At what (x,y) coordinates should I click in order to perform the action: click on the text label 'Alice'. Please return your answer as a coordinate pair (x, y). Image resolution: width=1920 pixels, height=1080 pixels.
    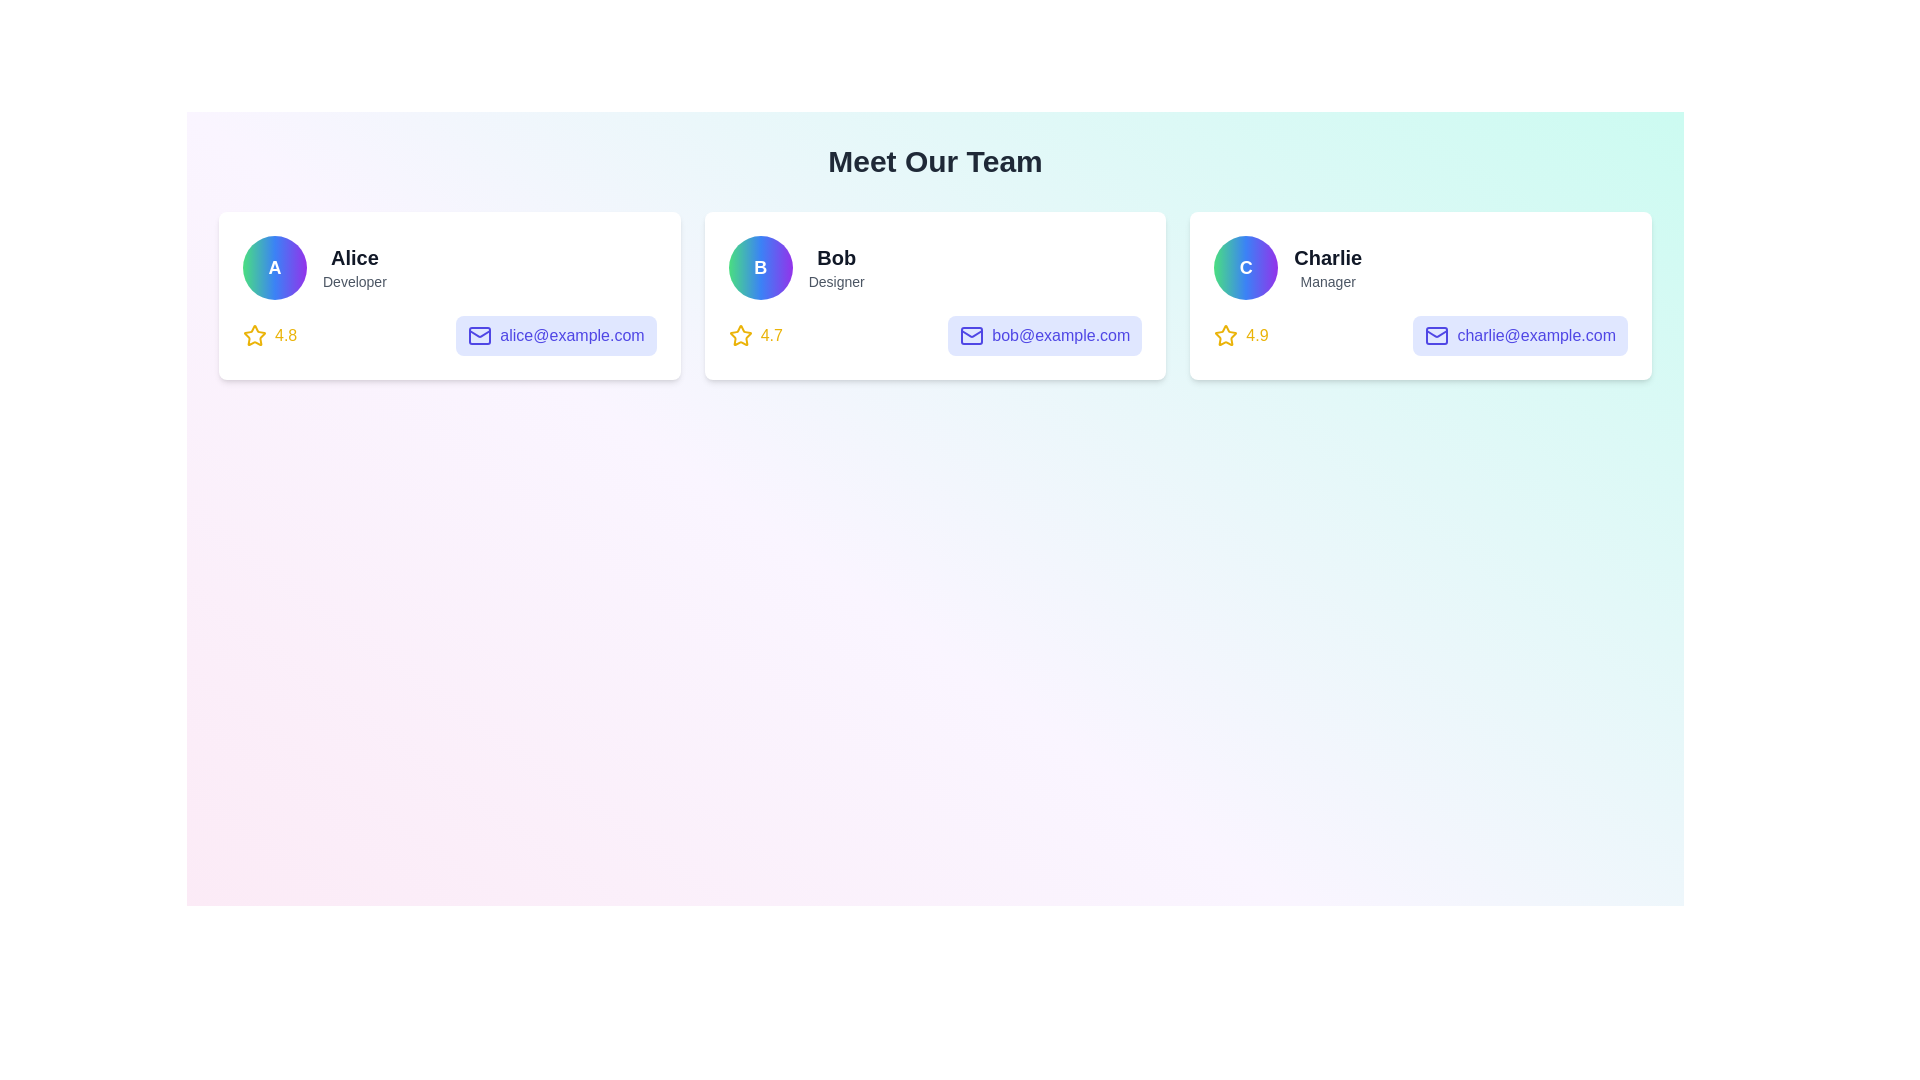
    Looking at the image, I should click on (354, 257).